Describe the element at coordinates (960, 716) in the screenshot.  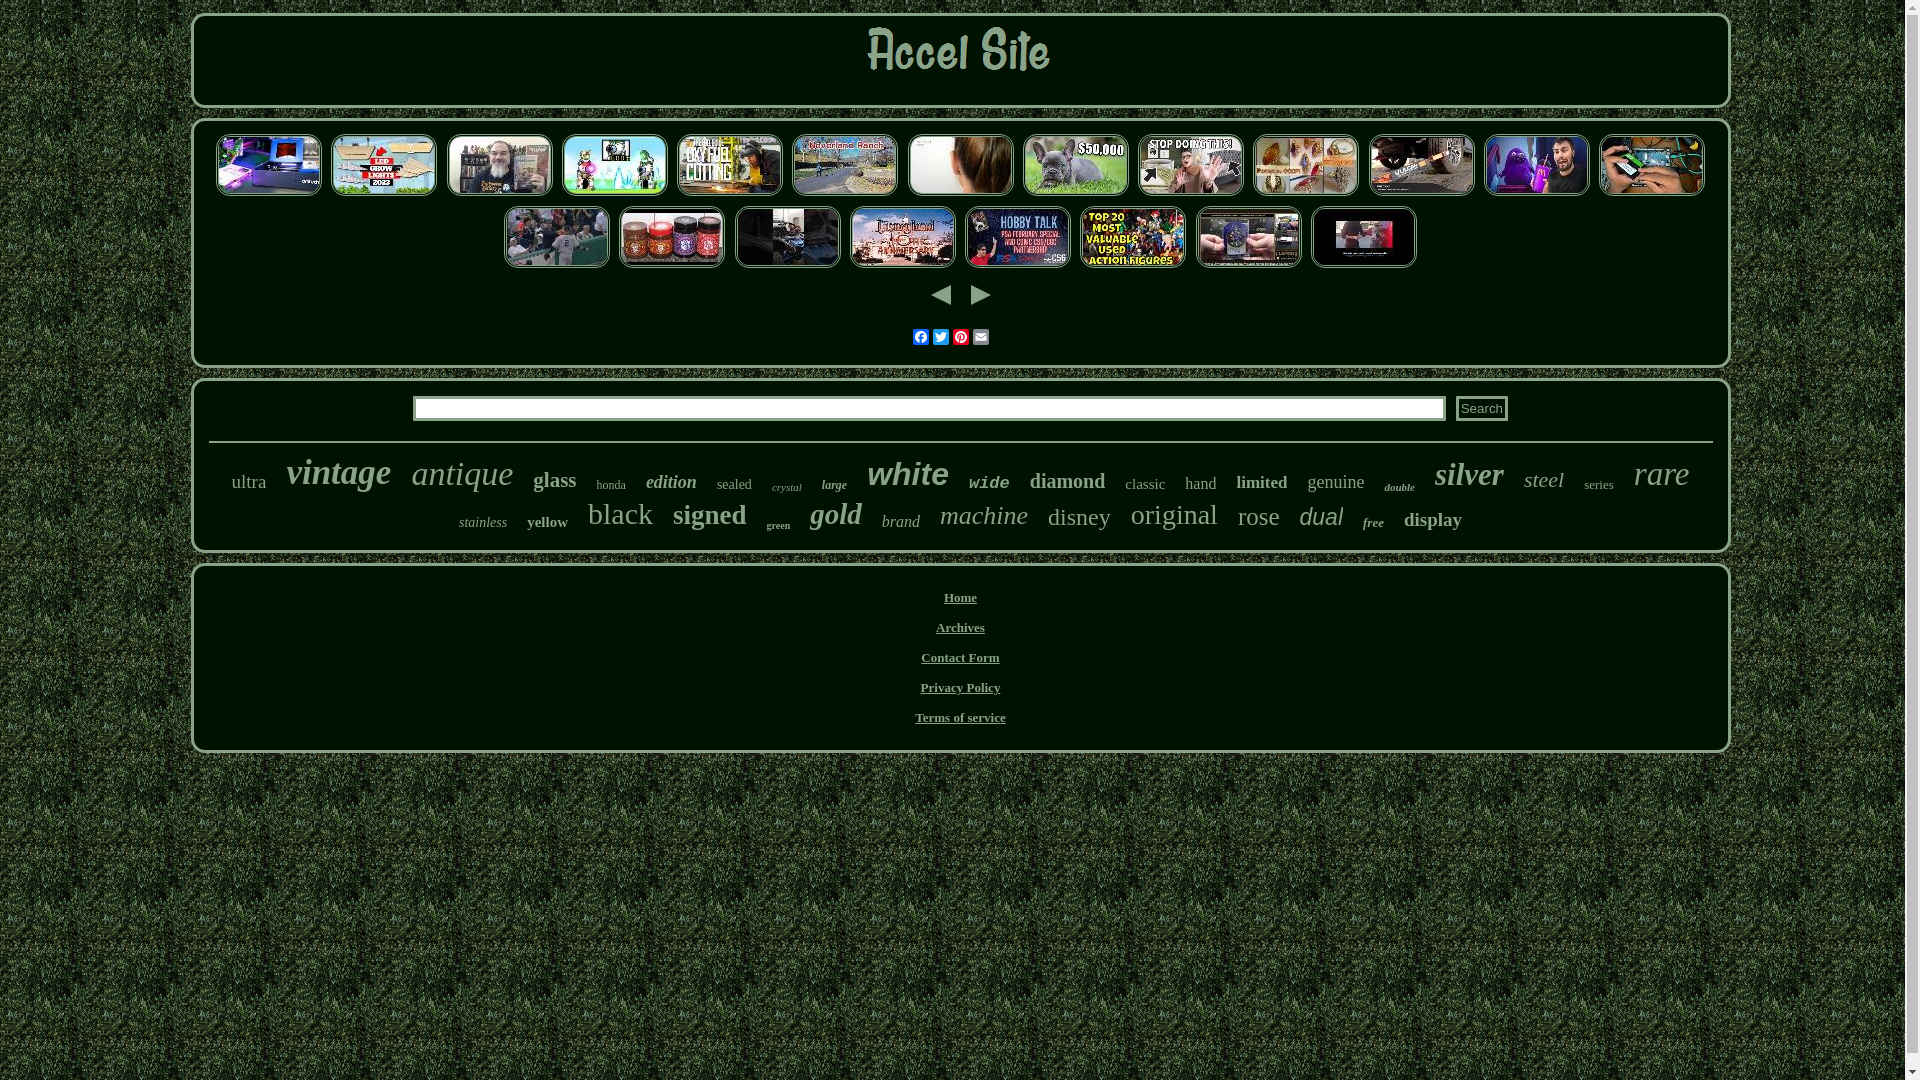
I see `'Terms of service'` at that location.